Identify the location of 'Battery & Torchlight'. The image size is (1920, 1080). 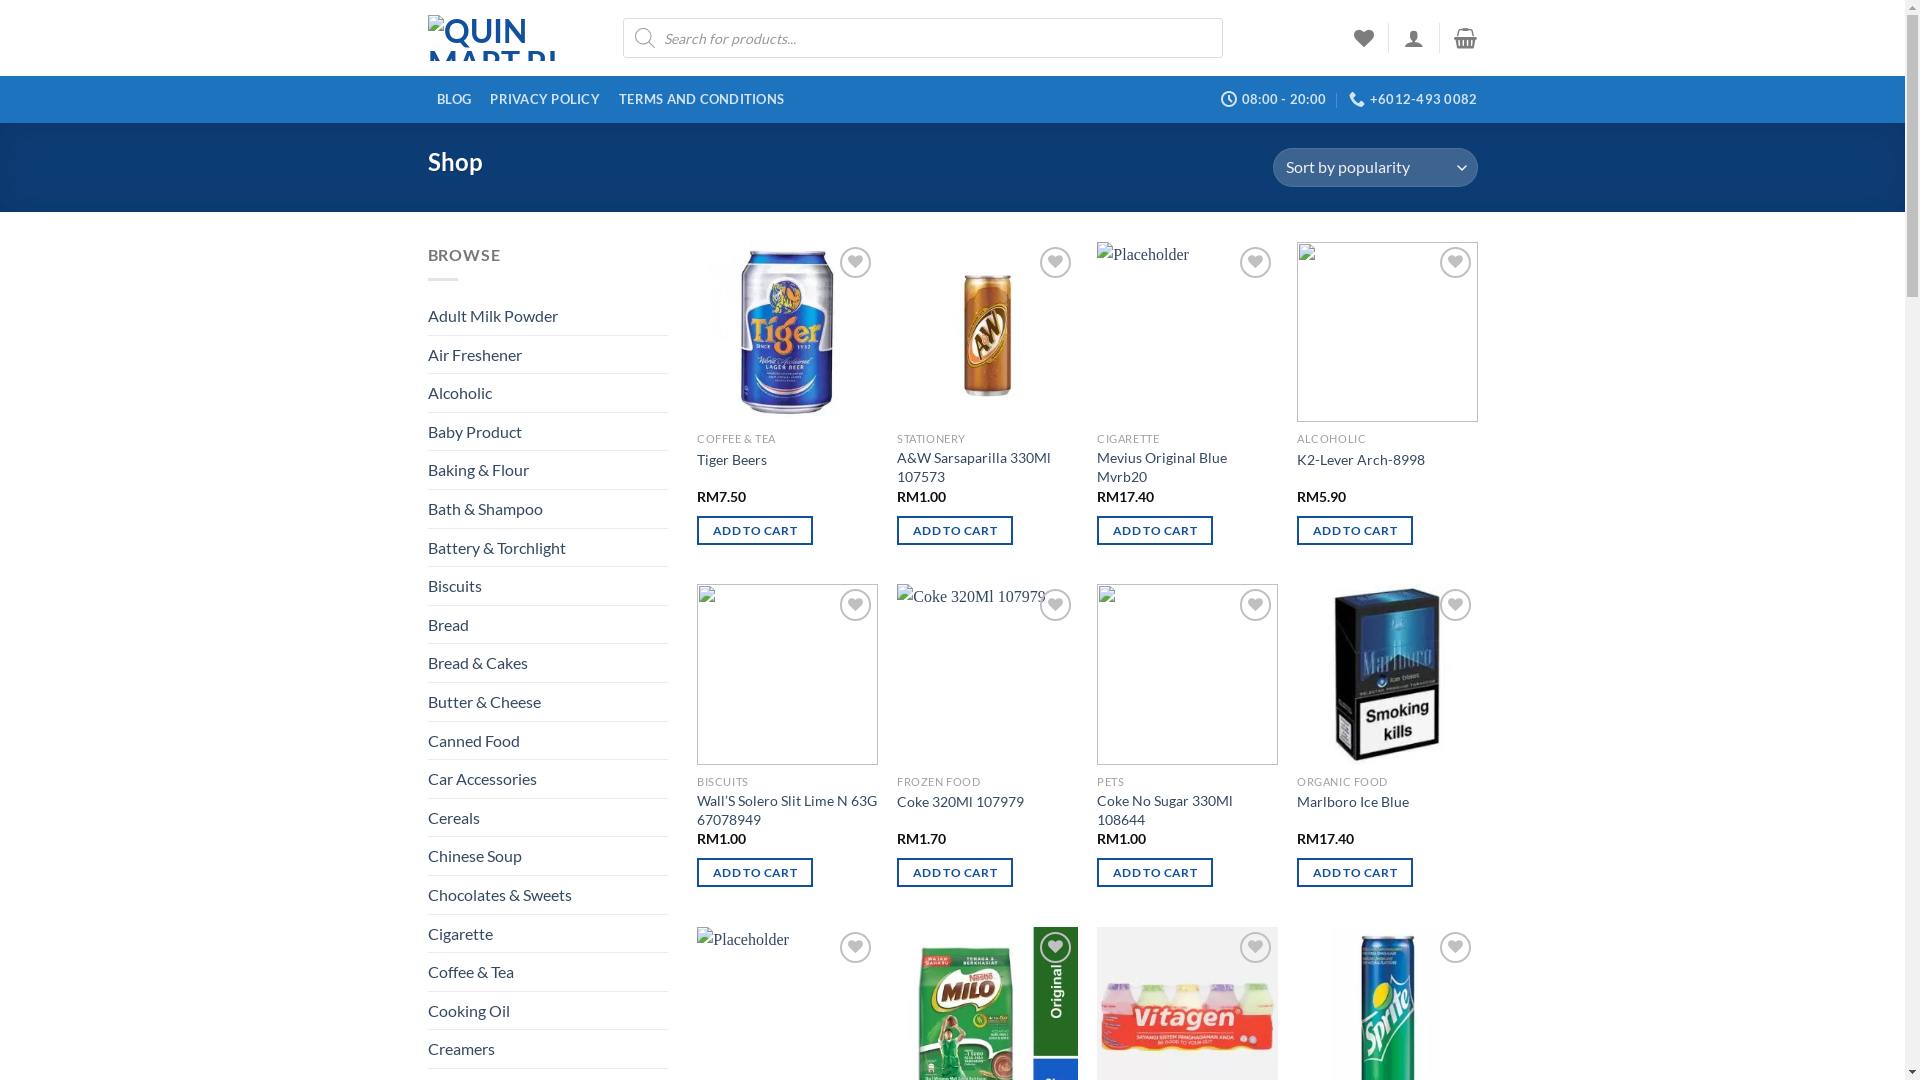
(547, 547).